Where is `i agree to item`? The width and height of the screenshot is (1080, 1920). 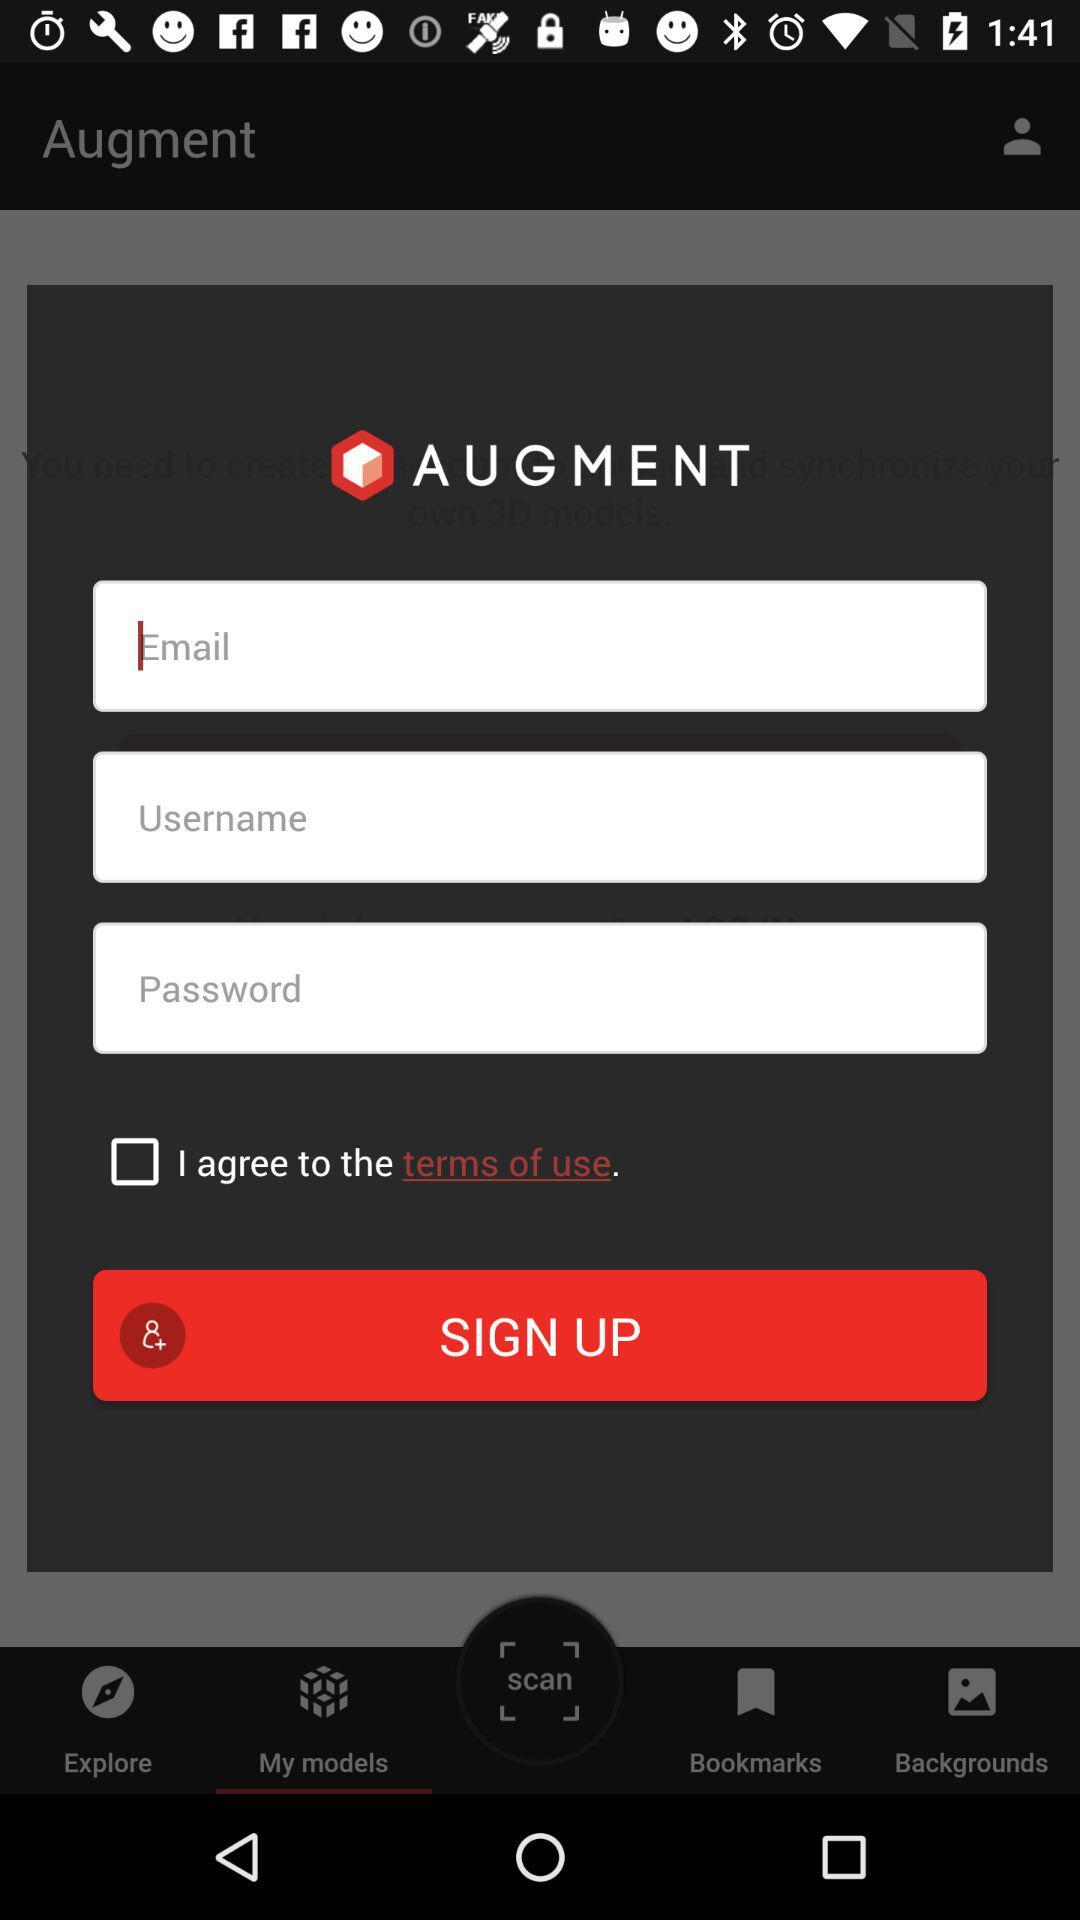
i agree to item is located at coordinates (398, 1161).